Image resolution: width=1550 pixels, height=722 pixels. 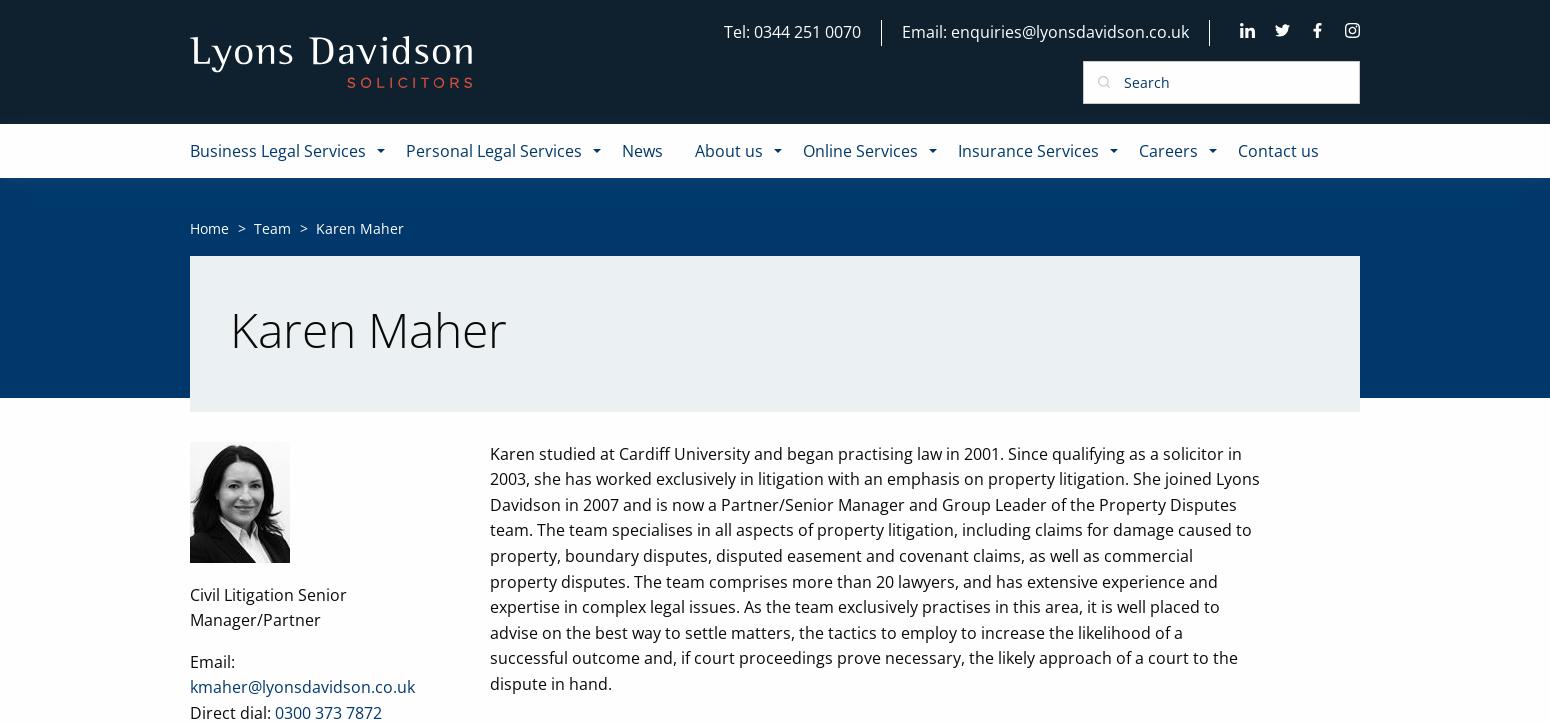 What do you see at coordinates (1069, 31) in the screenshot?
I see `'enquiries@lyonsdavidson.co.uk'` at bounding box center [1069, 31].